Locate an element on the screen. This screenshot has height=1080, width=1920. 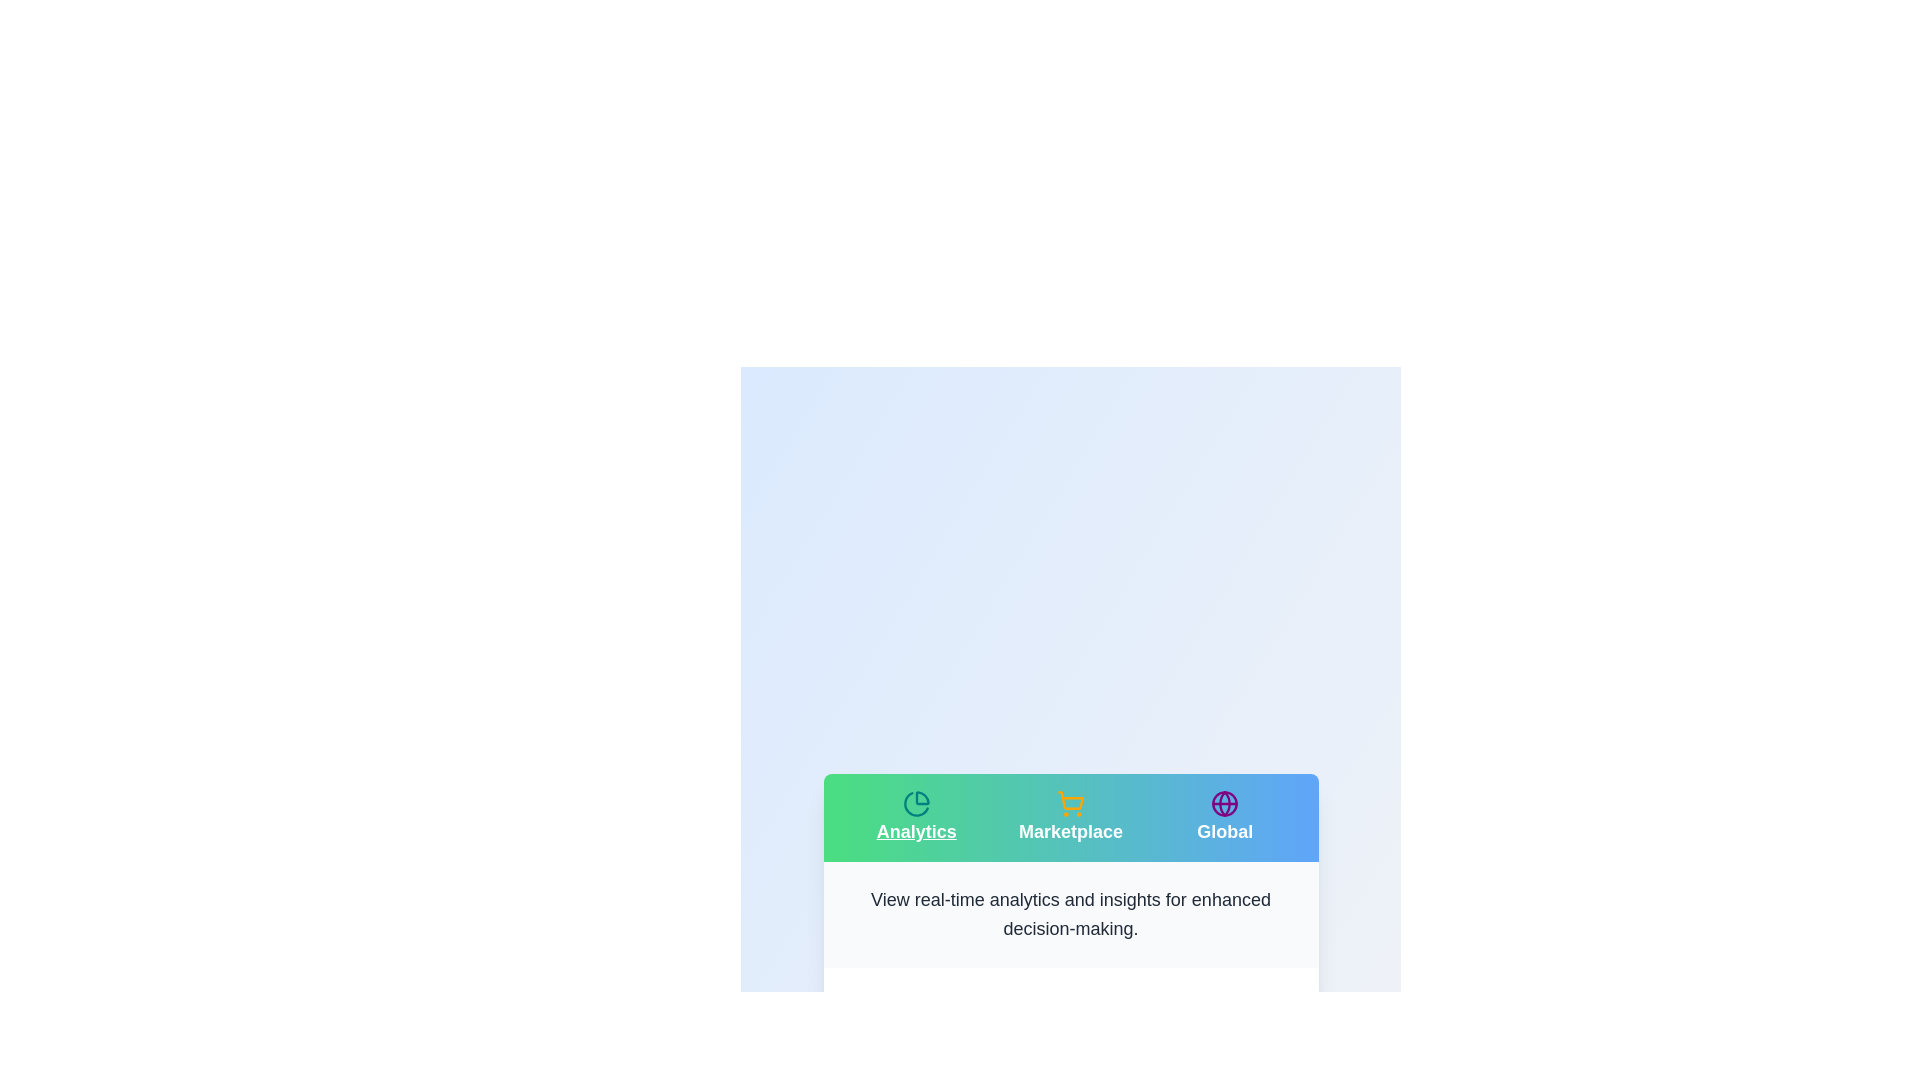
the Marketplace tab to navigate to its section is located at coordinates (1069, 817).